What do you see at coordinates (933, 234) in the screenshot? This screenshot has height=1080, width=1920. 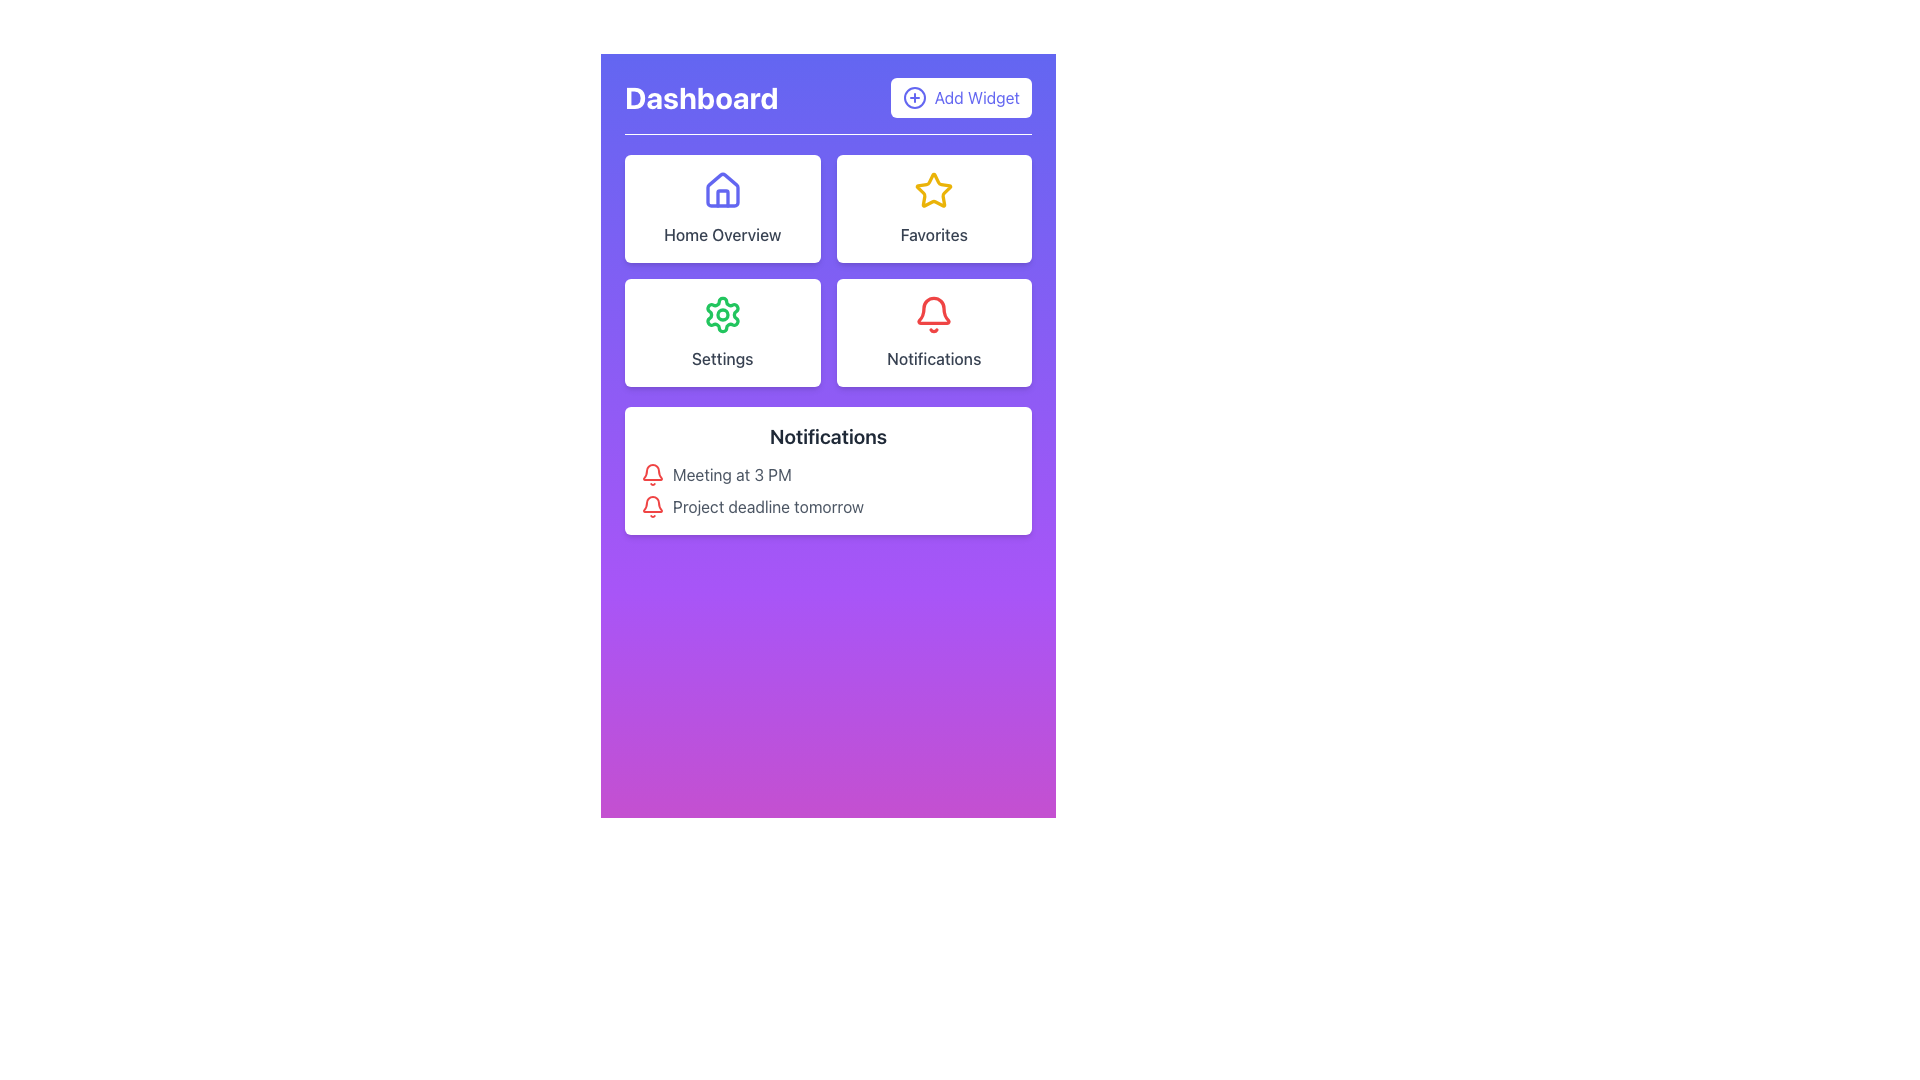 I see `the text label displaying 'Favorites', which is styled in gray and located below a gold star icon in the second tile of a grid layout` at bounding box center [933, 234].